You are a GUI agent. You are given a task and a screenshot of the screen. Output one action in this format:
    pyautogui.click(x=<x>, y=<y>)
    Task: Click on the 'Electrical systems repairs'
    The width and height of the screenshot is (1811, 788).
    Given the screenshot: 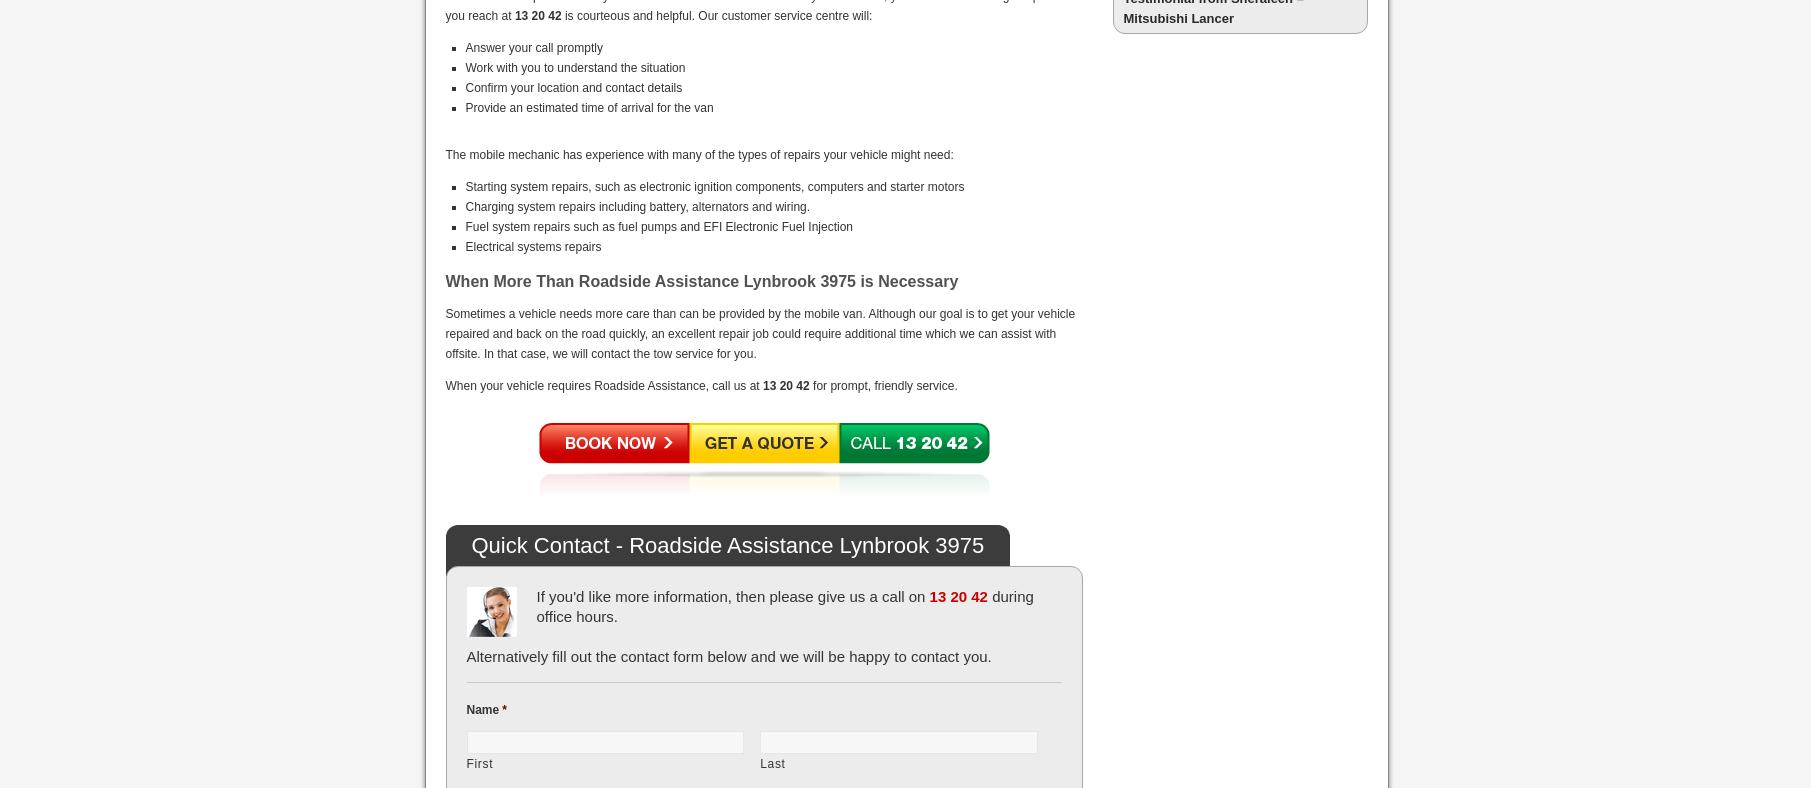 What is the action you would take?
    pyautogui.click(x=531, y=246)
    